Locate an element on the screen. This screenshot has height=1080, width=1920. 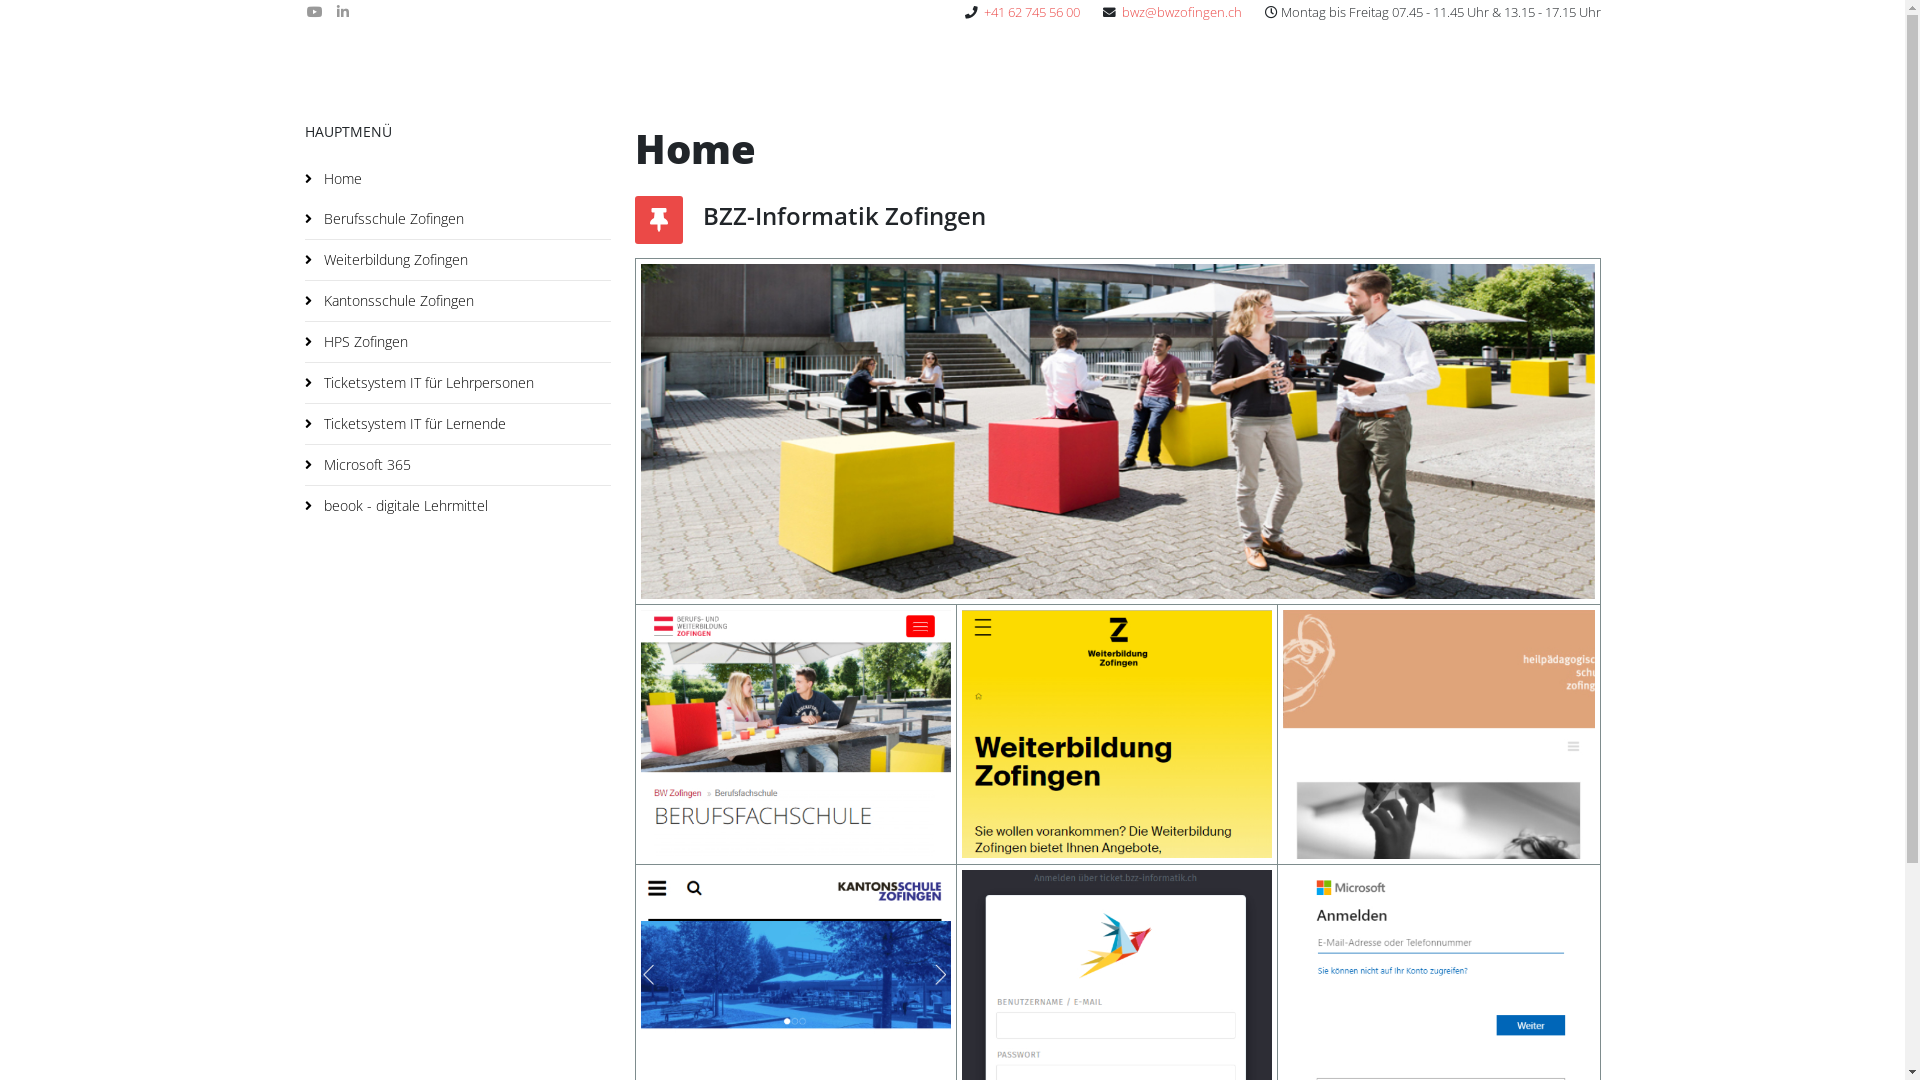
'beook - digitale Lehrmittel' is located at coordinates (302, 504).